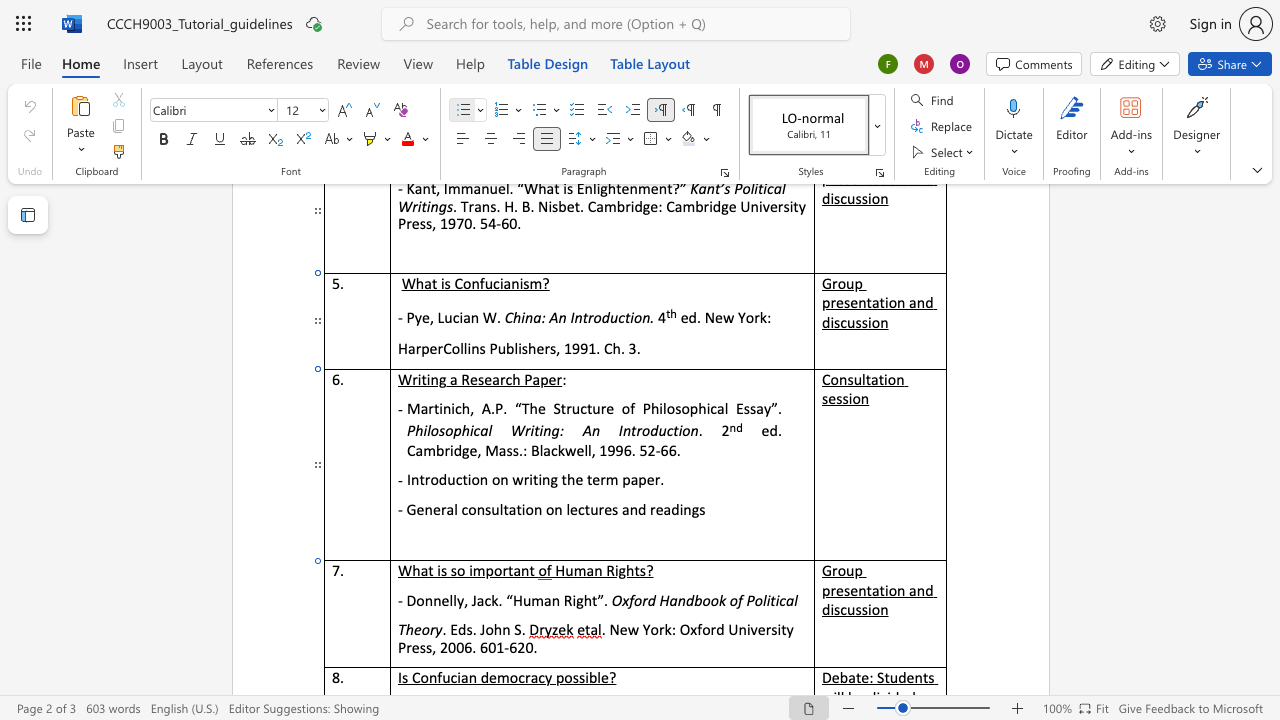 The width and height of the screenshot is (1280, 720). Describe the element at coordinates (456, 570) in the screenshot. I see `the space between the continuous character "s" and "o" in the text` at that location.